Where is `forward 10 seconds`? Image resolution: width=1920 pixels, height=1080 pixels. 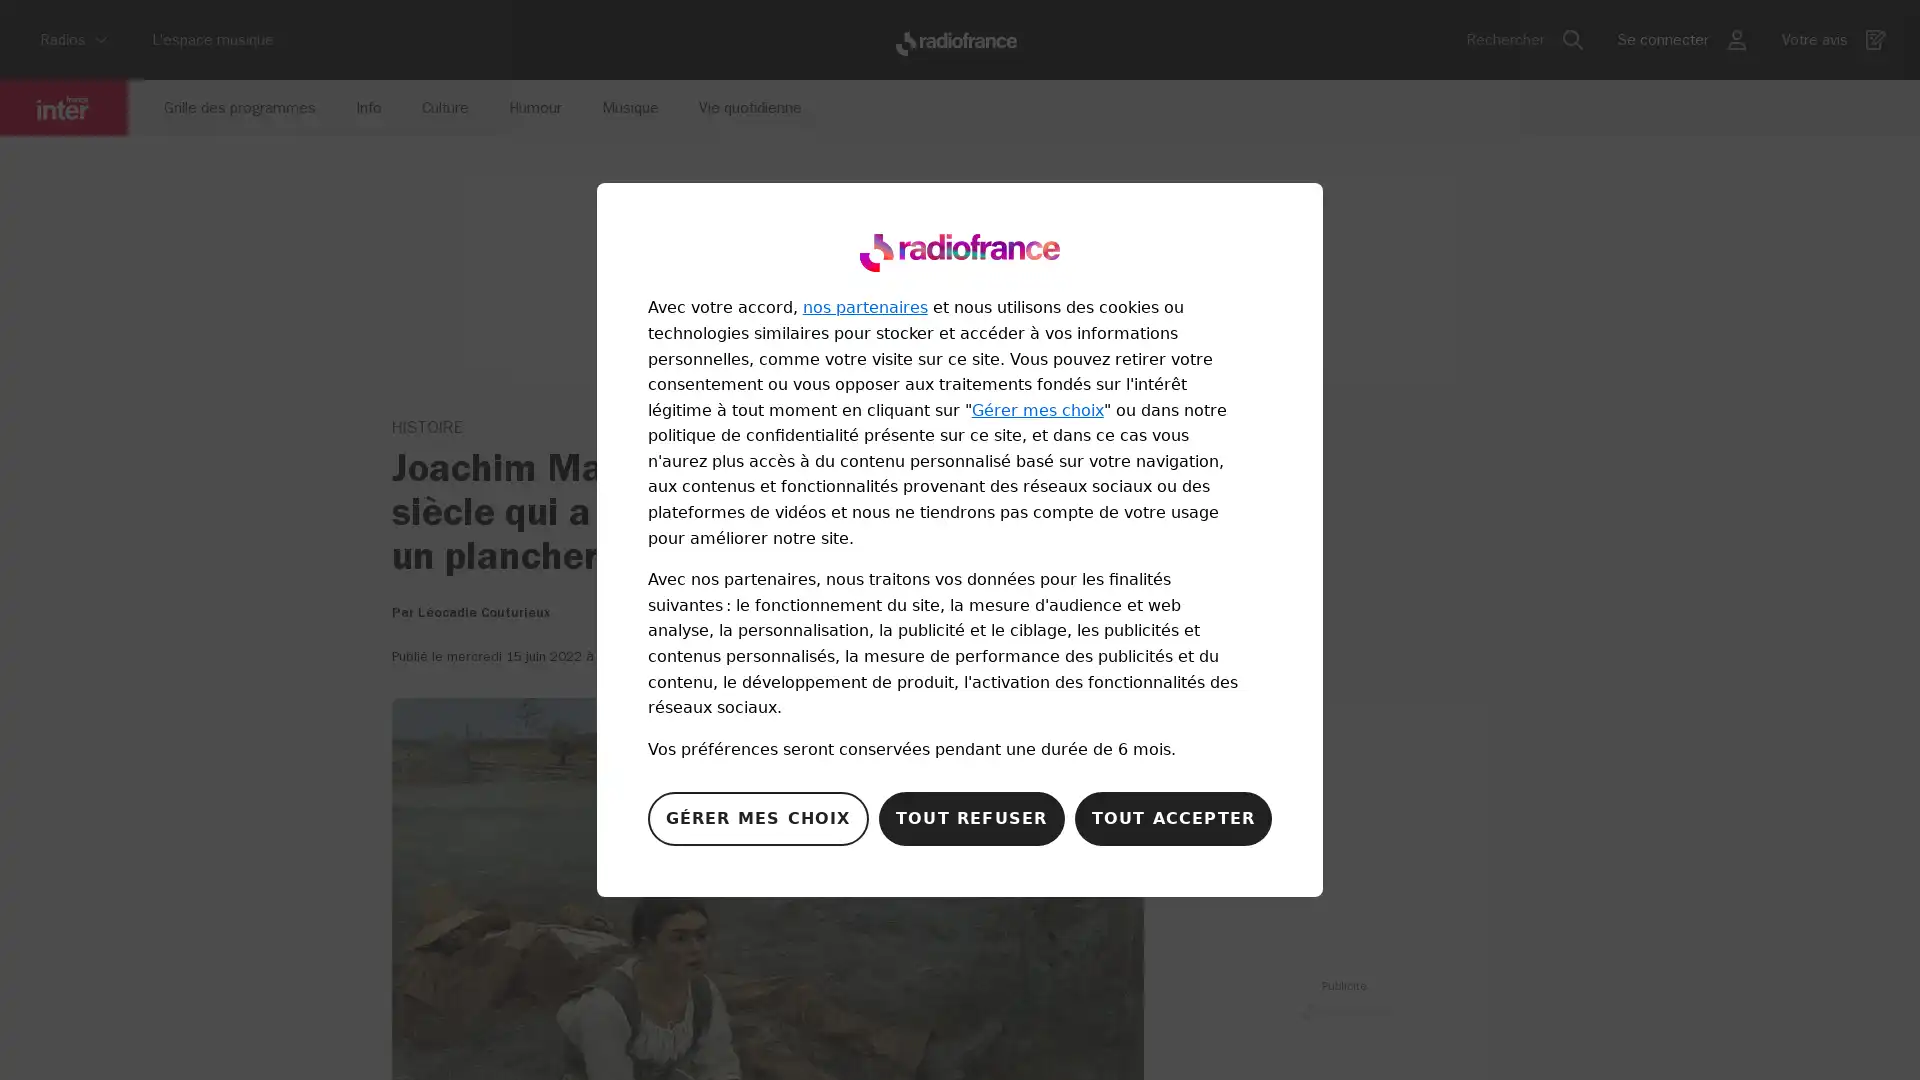
forward 10 seconds is located at coordinates (1040, 1028).